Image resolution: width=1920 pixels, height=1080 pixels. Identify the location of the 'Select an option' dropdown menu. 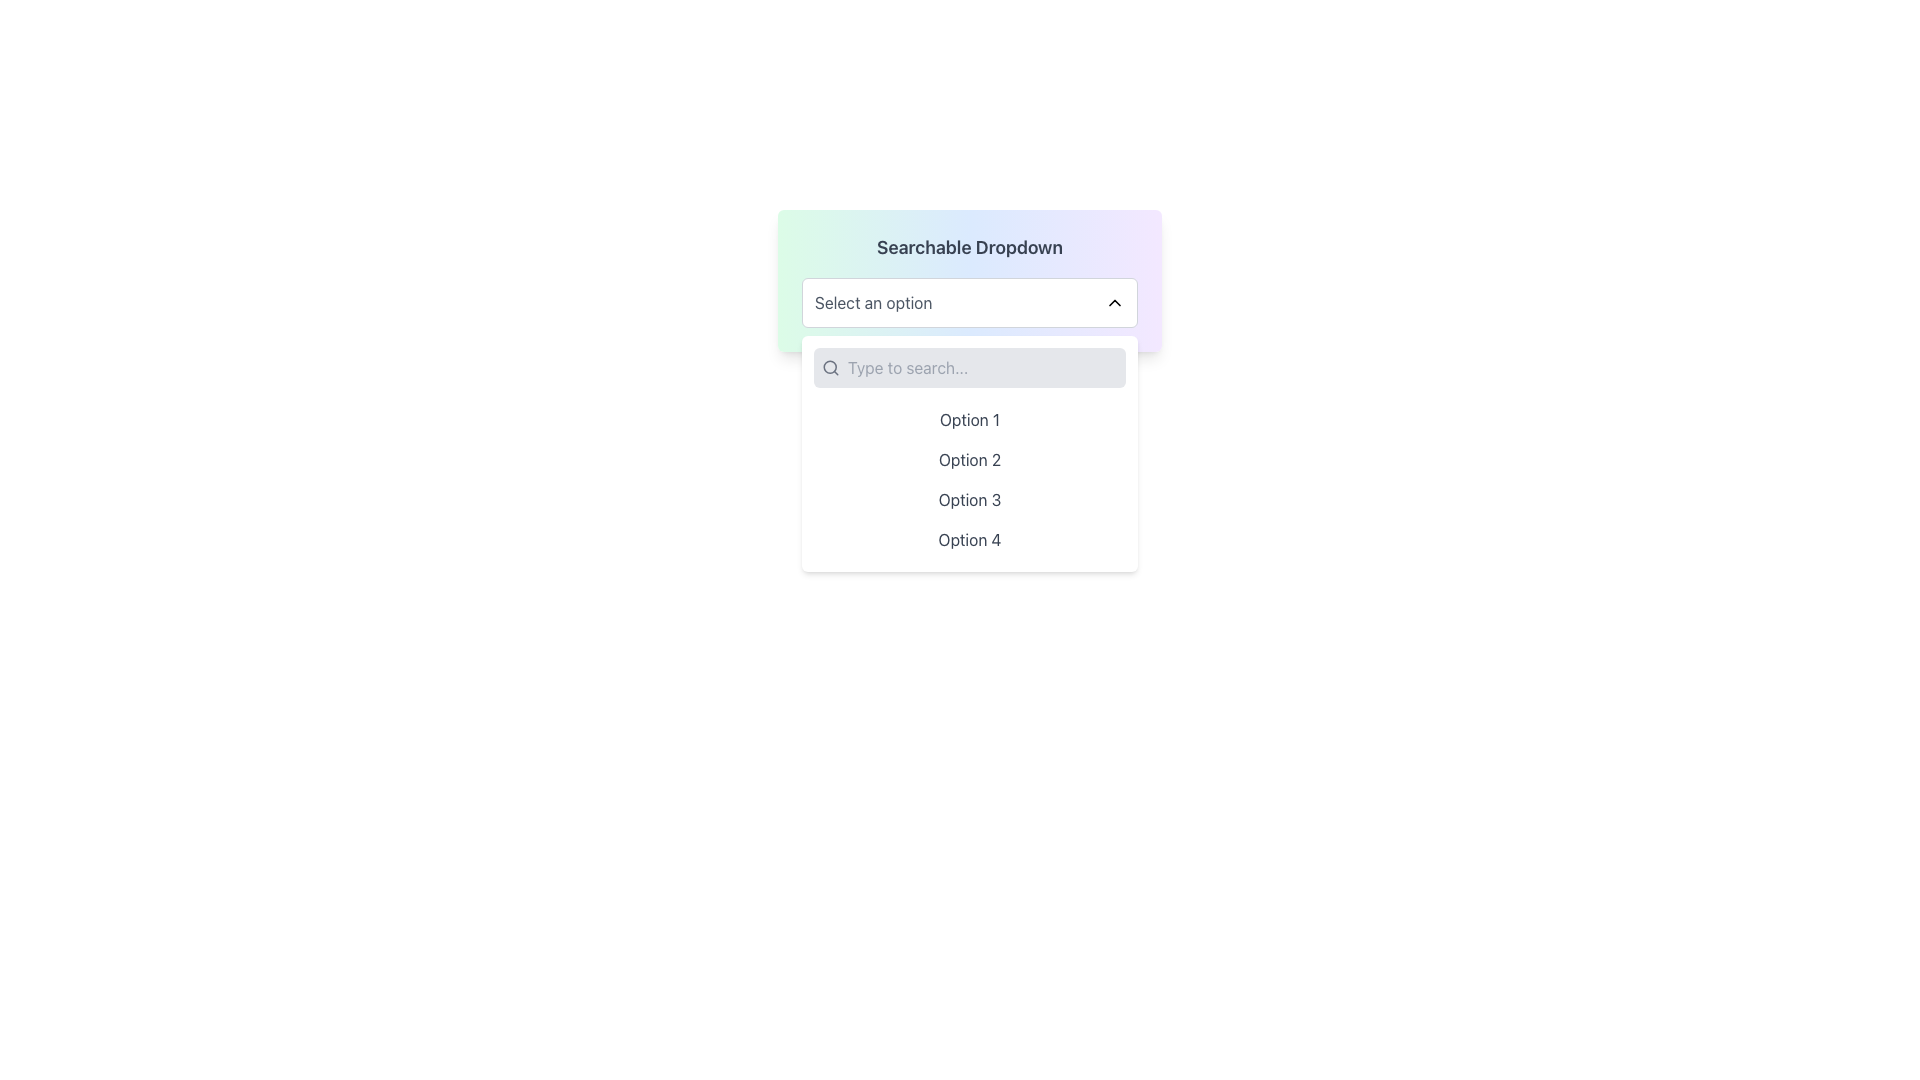
(969, 303).